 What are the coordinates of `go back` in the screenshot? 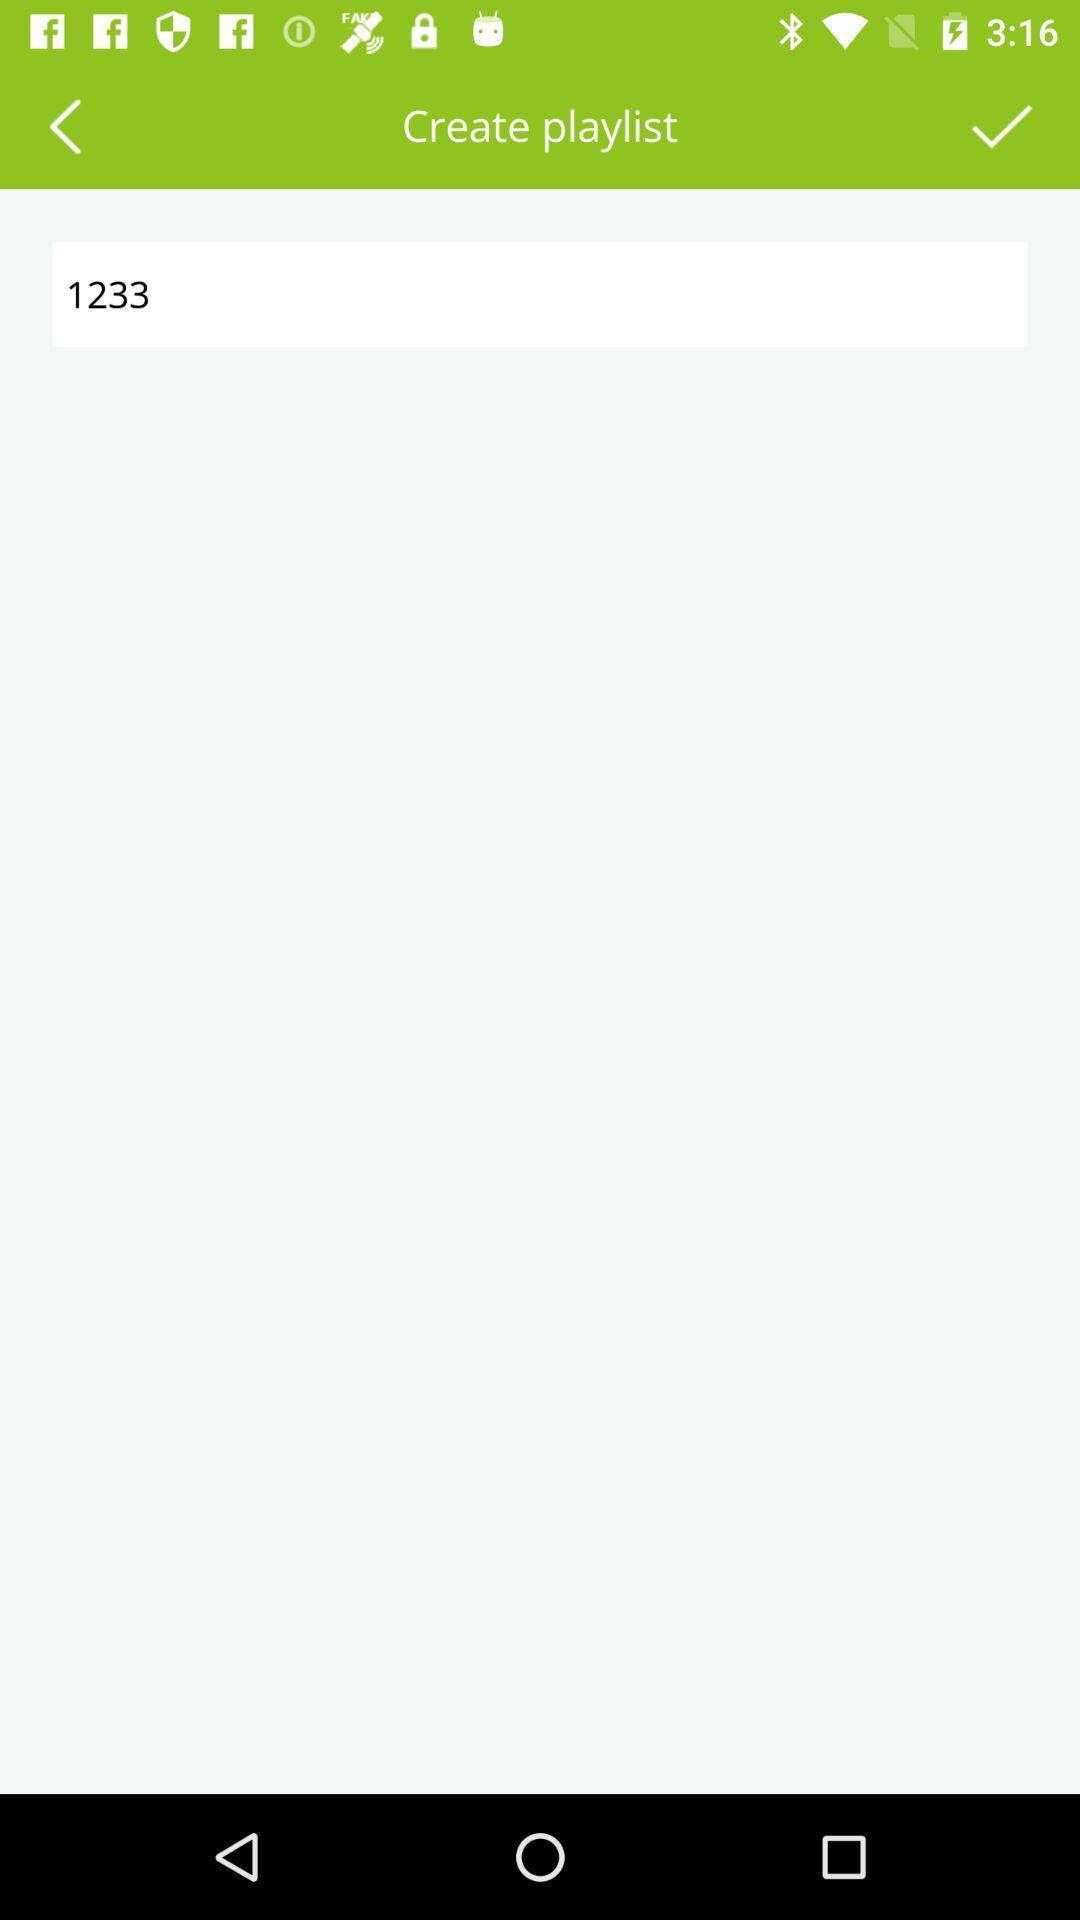 It's located at (63, 124).